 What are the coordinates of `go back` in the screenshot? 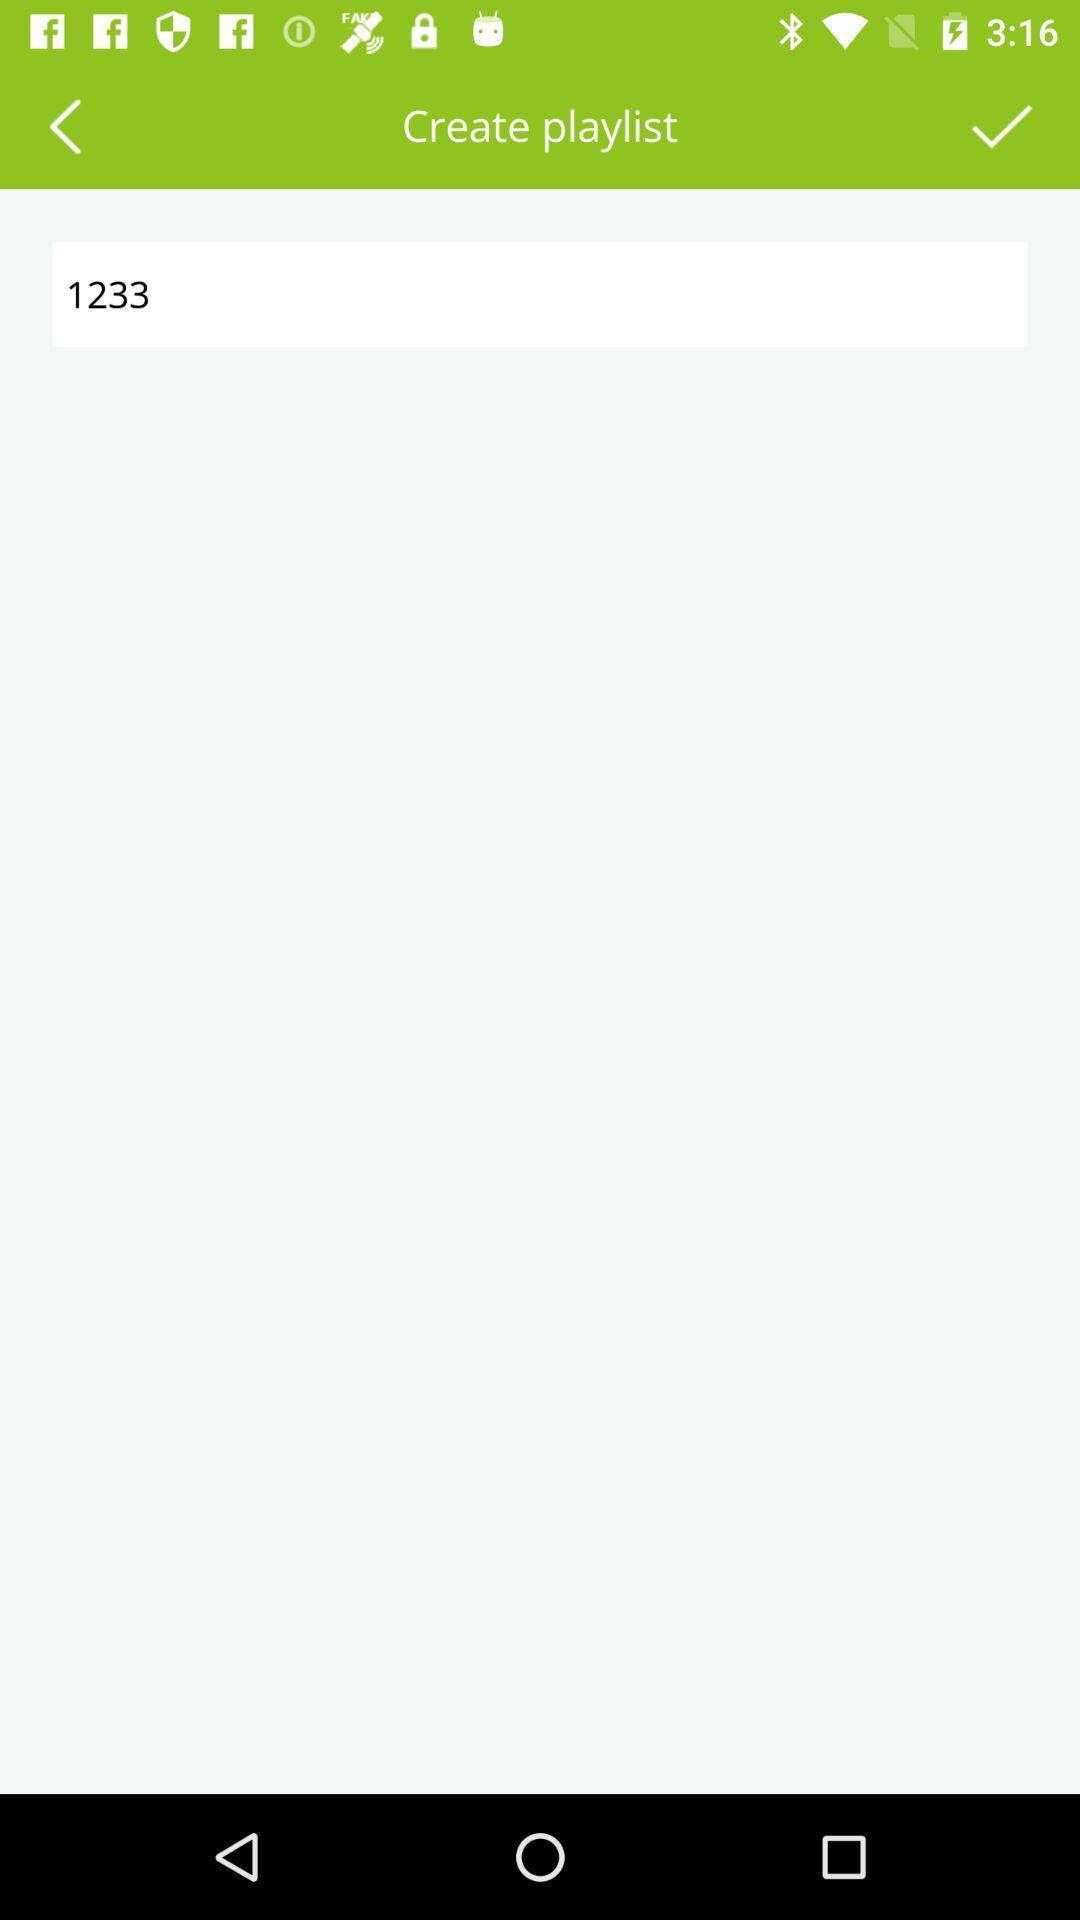 It's located at (63, 124).